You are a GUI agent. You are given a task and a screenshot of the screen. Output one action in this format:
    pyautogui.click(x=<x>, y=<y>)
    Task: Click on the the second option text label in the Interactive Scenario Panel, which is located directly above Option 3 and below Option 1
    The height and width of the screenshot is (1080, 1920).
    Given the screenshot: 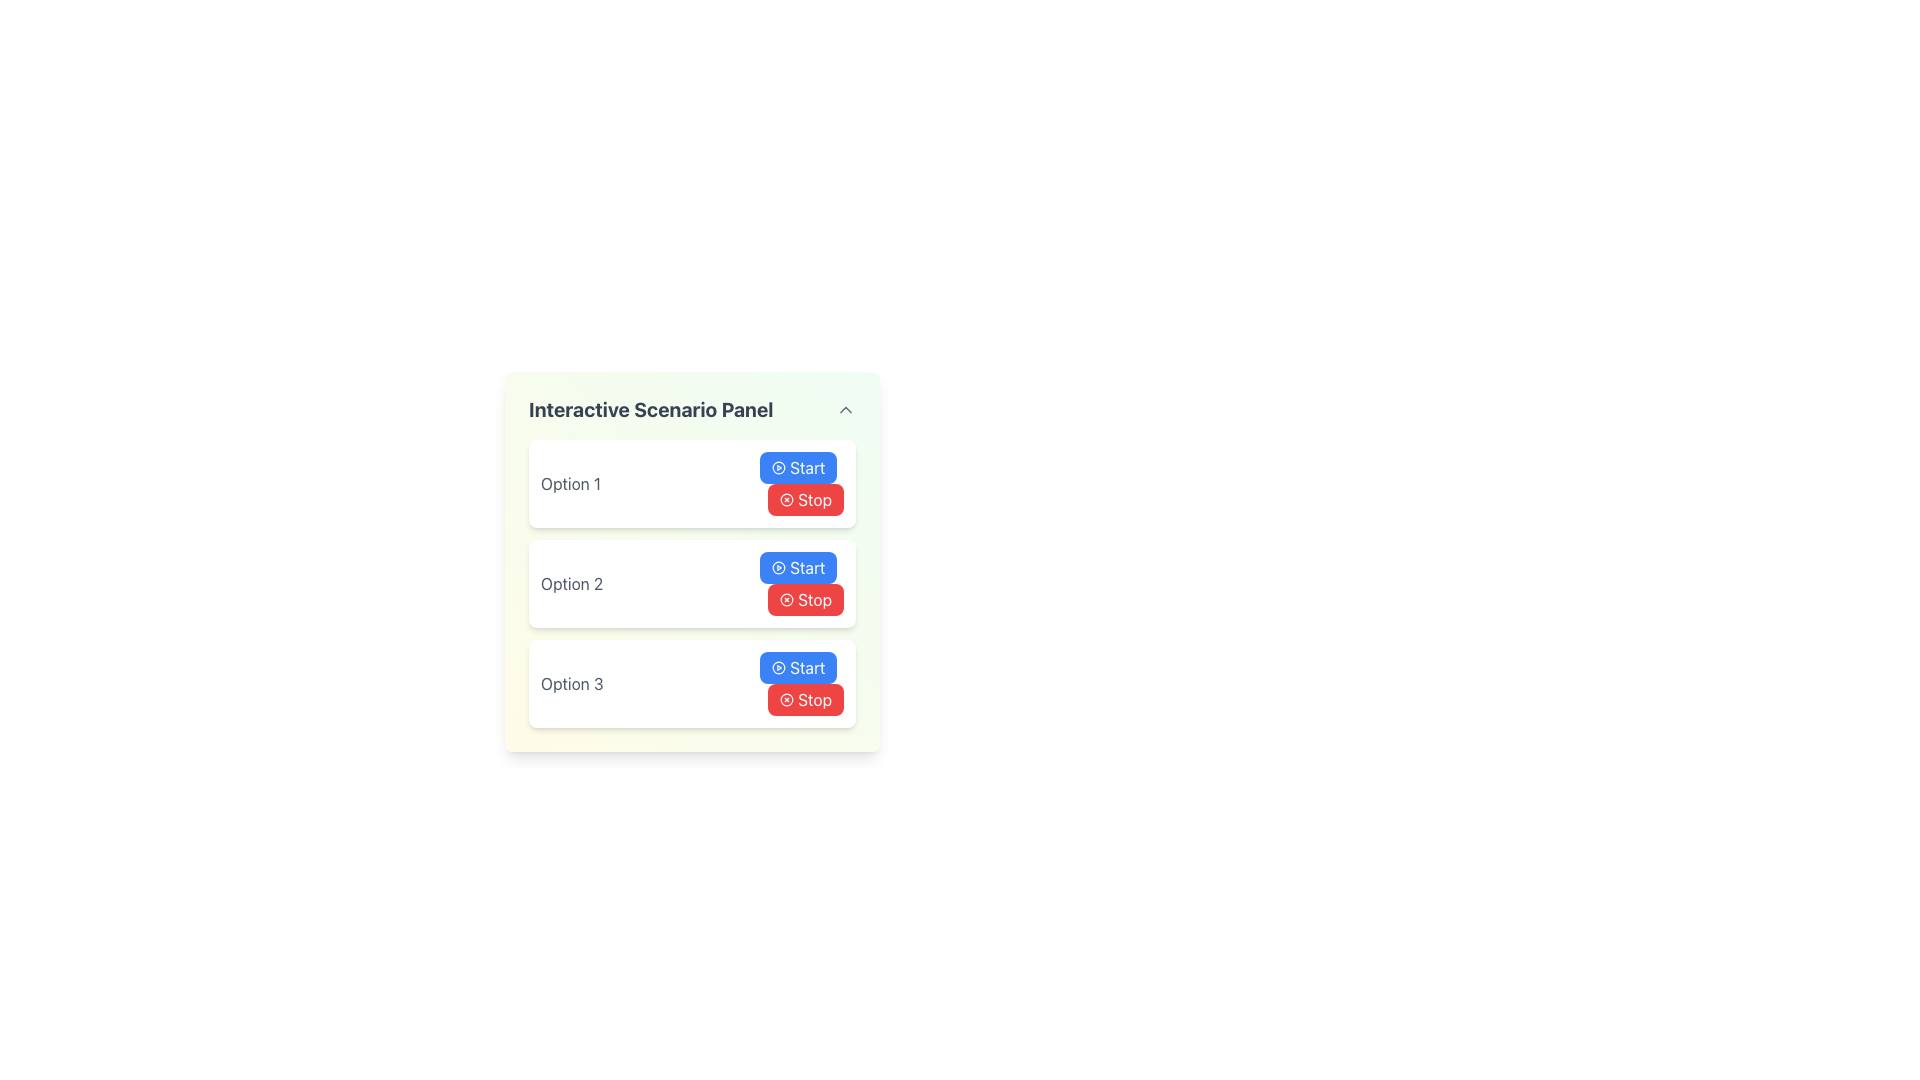 What is the action you would take?
    pyautogui.click(x=571, y=583)
    